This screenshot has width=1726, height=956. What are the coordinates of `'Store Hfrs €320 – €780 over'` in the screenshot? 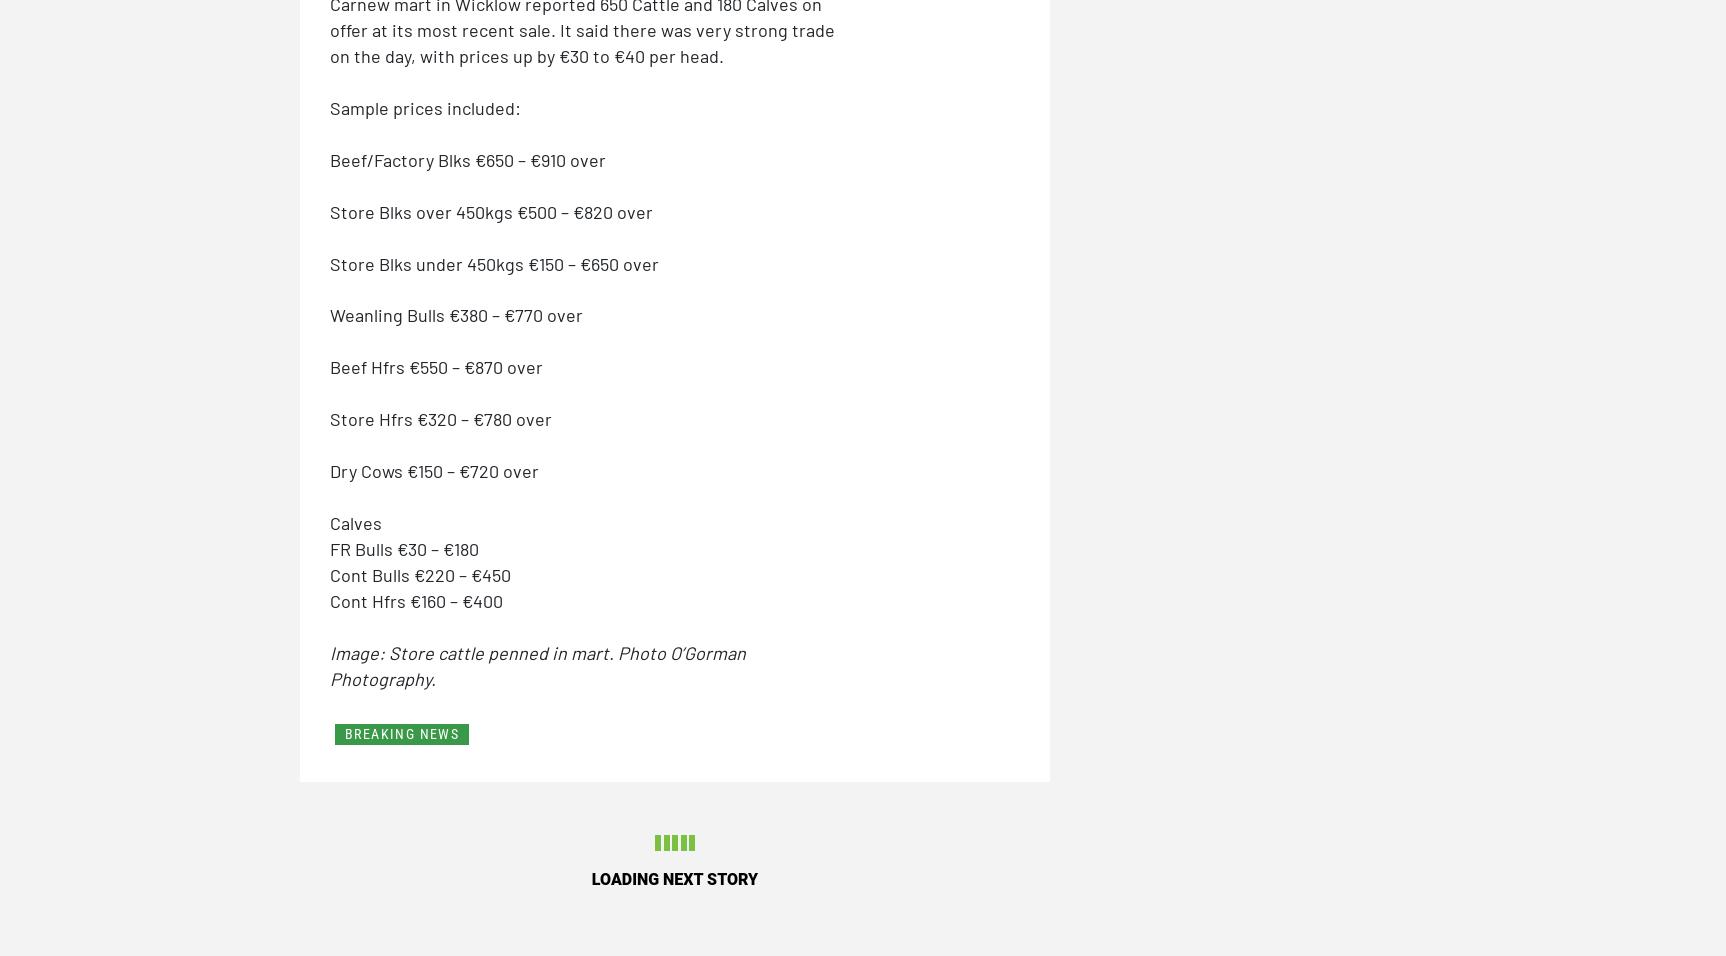 It's located at (439, 419).